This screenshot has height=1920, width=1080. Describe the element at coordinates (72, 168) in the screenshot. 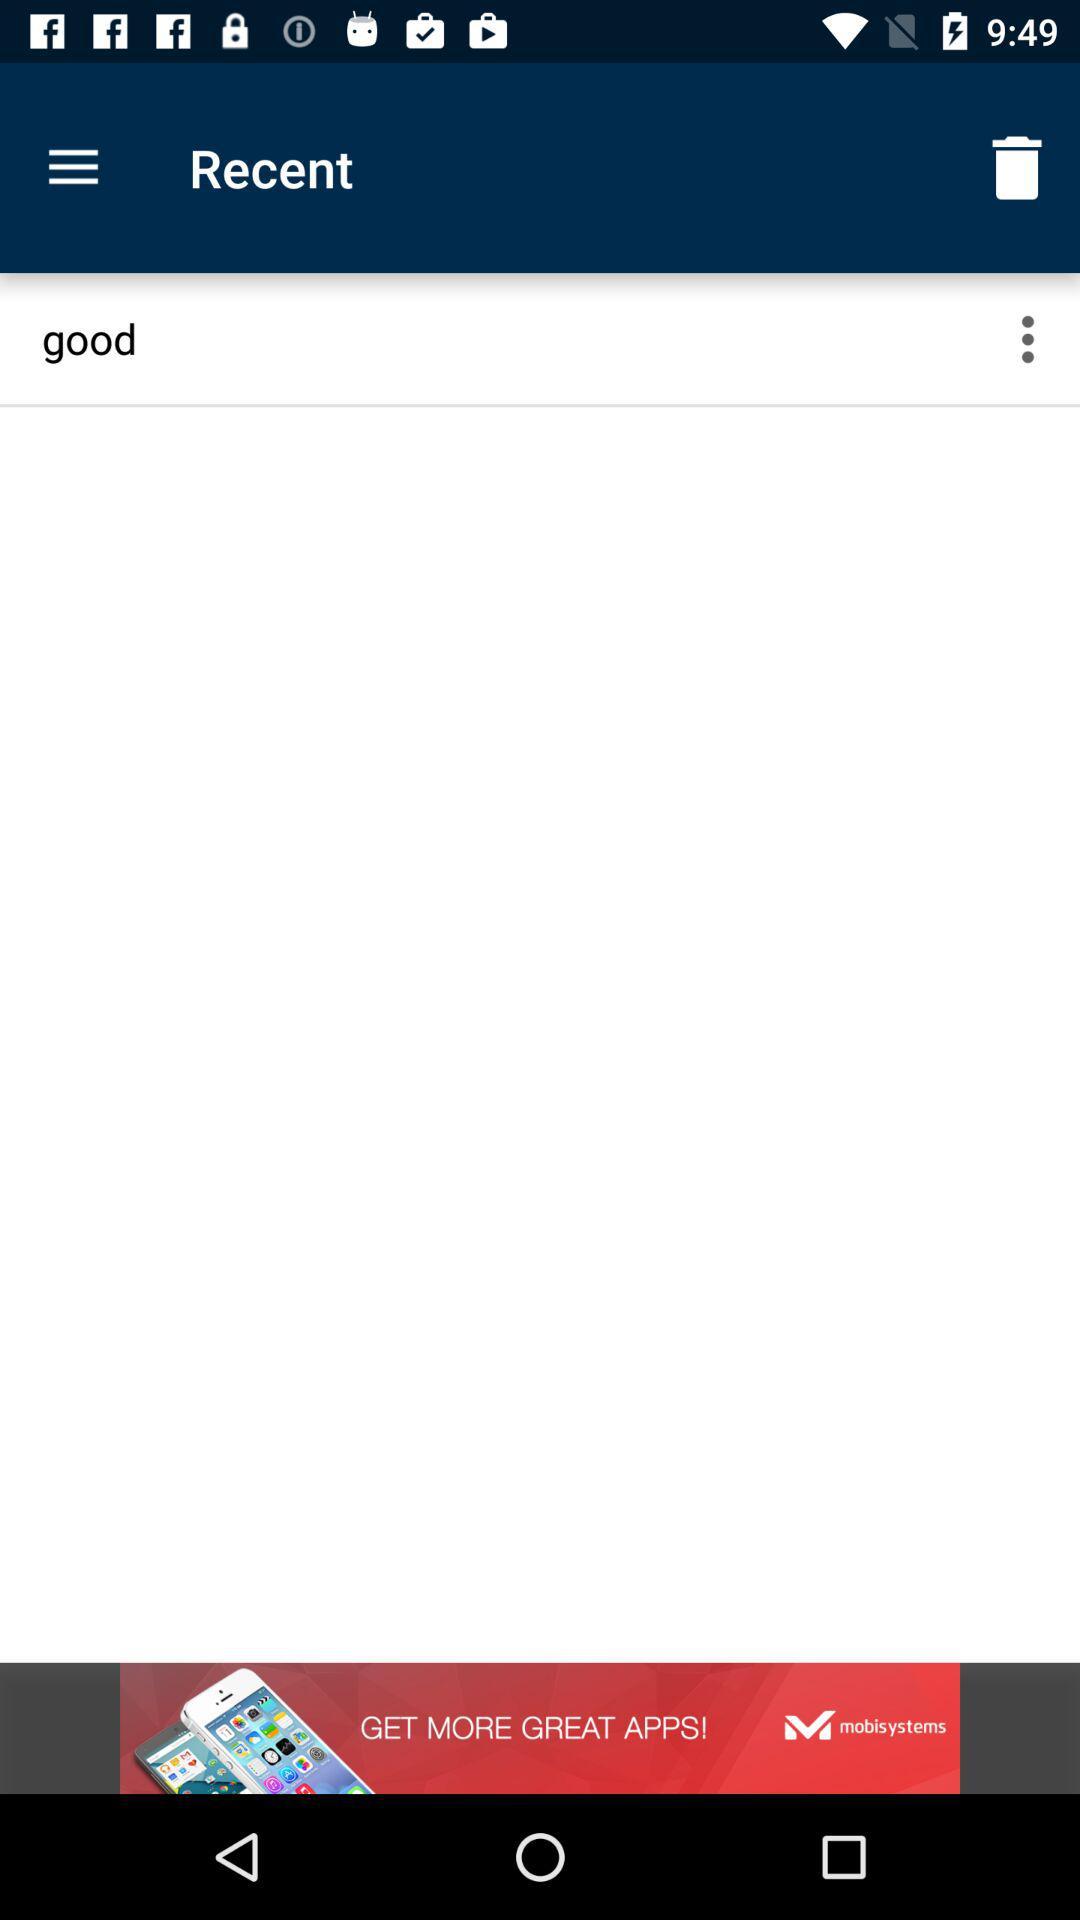

I see `icon to the left of recent icon` at that location.